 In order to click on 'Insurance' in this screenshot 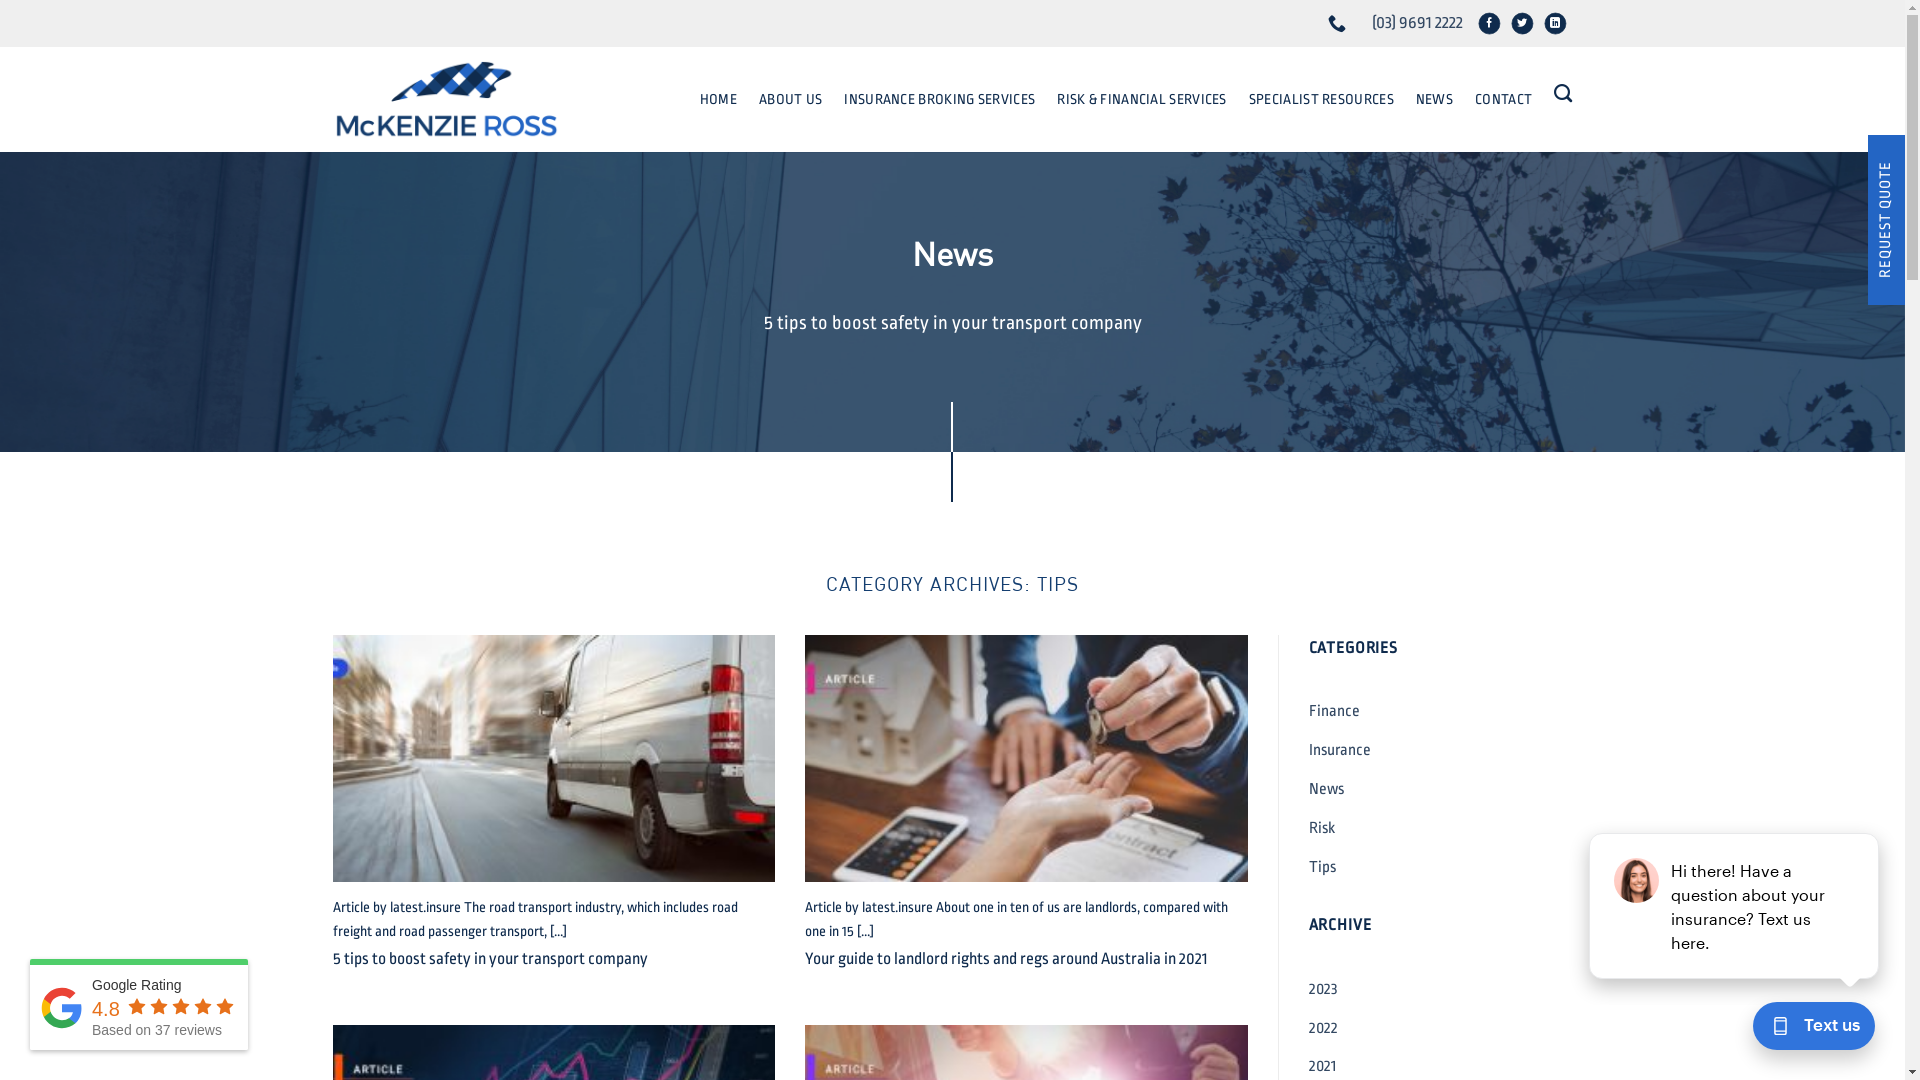, I will do `click(1339, 750)`.